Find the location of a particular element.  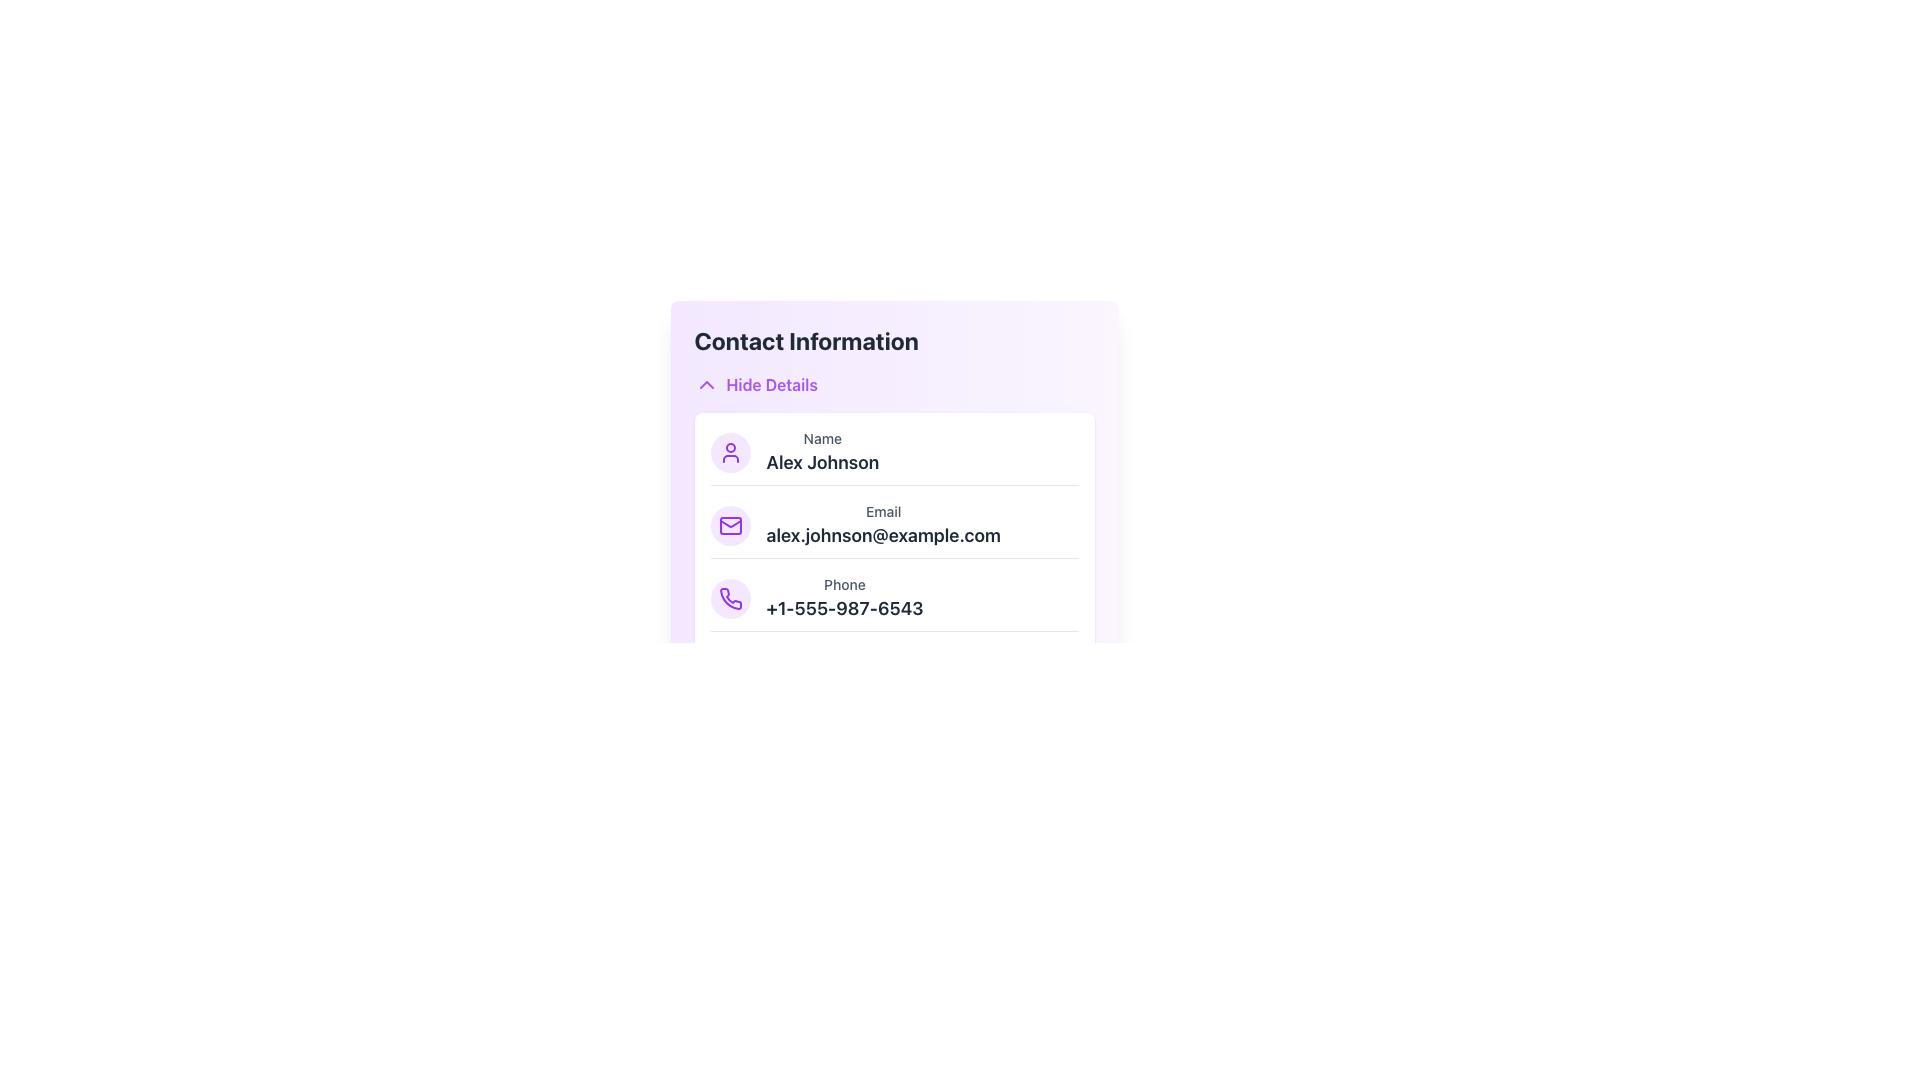

the phone receiver SVG icon styled with a purple stroke located next to the 'Phone' label in the 'Contact Information' section of the interface is located at coordinates (729, 597).